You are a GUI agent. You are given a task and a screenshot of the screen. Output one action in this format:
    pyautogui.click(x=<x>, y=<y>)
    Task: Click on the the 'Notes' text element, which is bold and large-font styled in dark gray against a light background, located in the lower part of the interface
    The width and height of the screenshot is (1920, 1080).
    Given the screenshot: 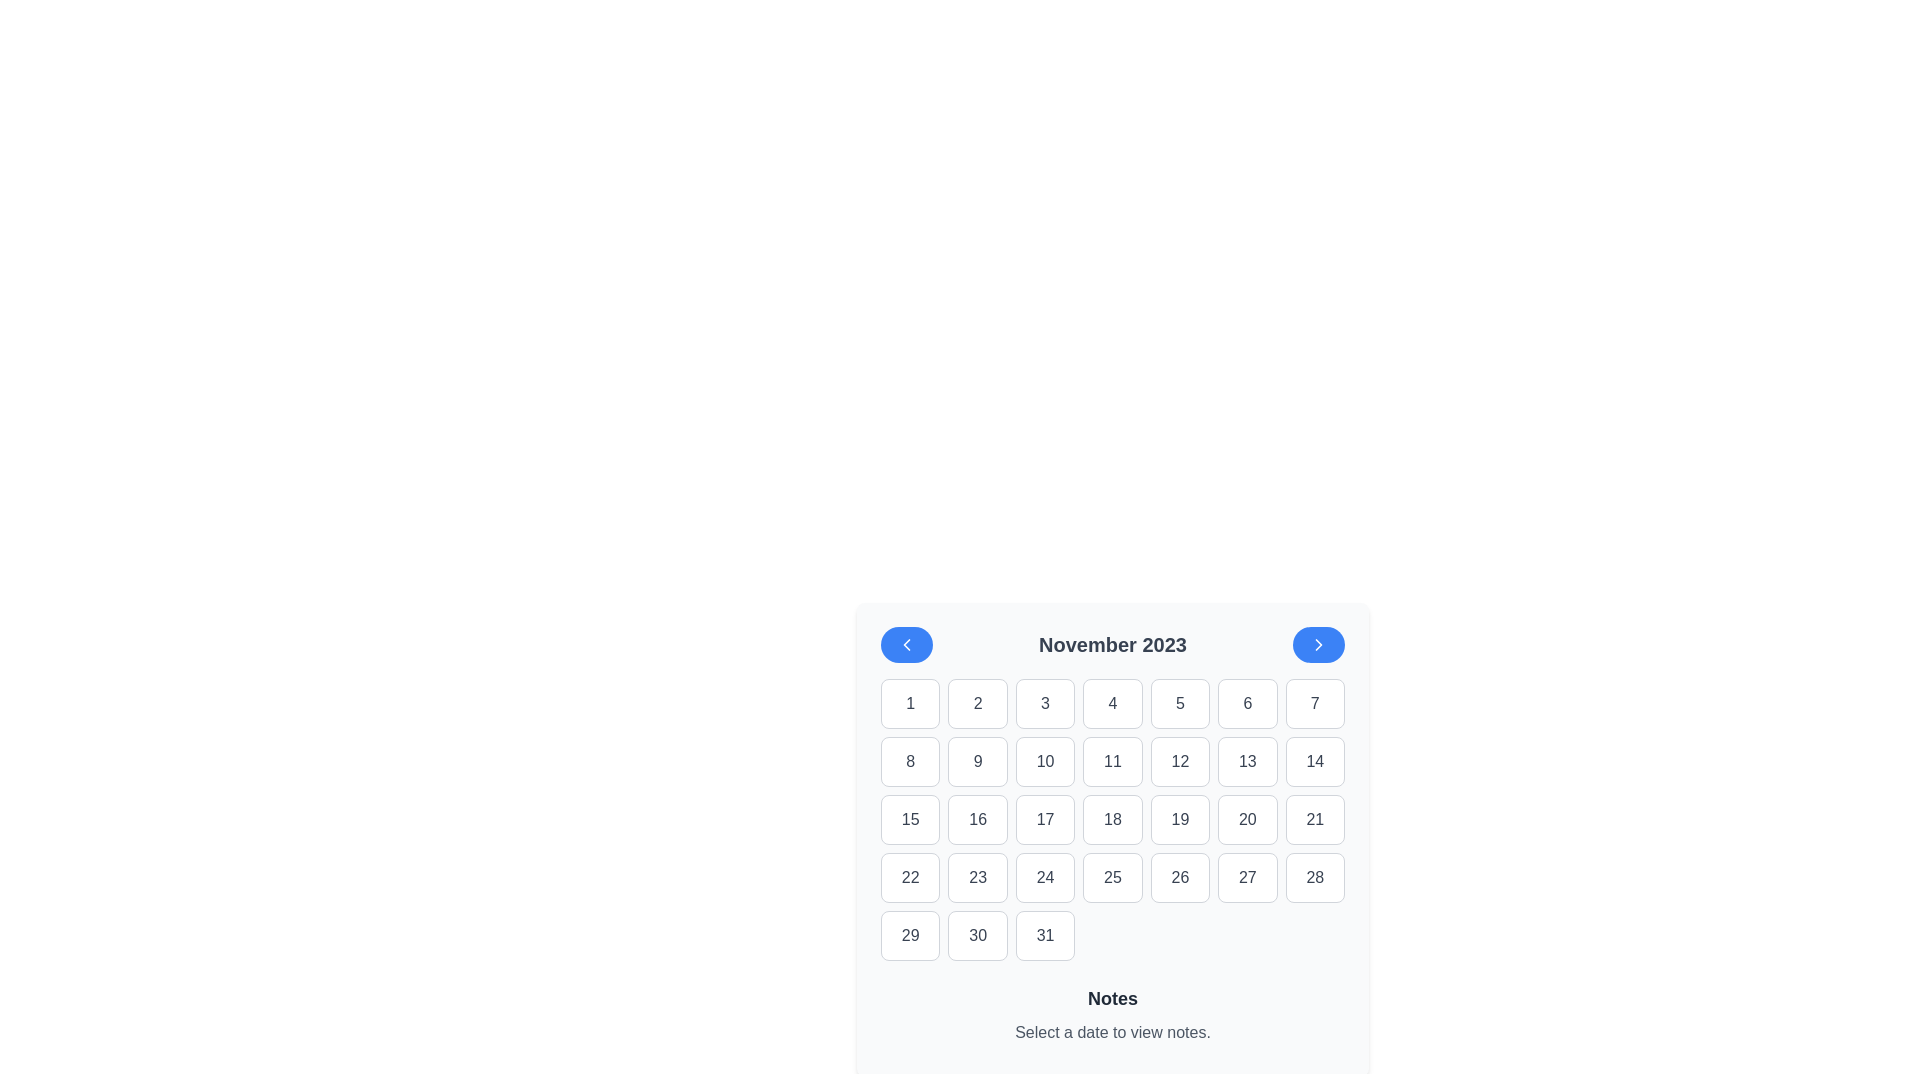 What is the action you would take?
    pyautogui.click(x=1112, y=999)
    